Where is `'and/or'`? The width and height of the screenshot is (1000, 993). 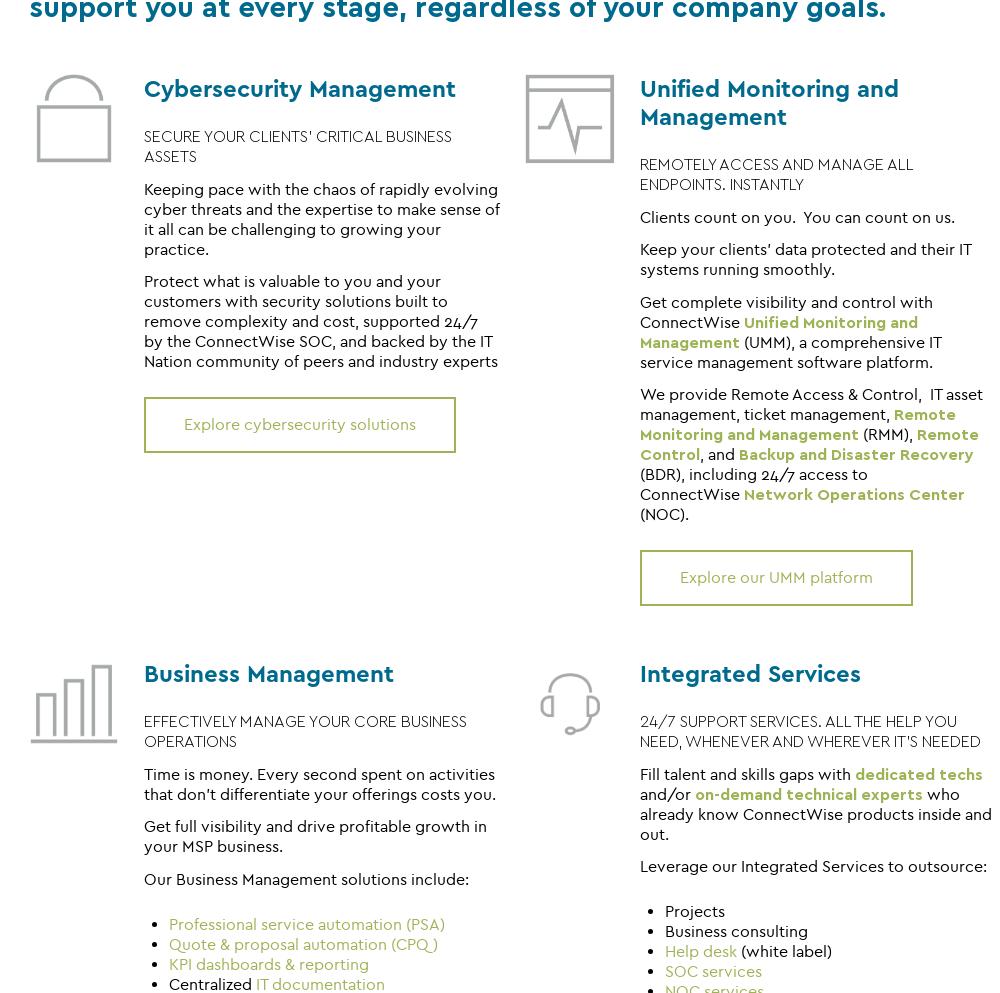
'and/or' is located at coordinates (667, 792).